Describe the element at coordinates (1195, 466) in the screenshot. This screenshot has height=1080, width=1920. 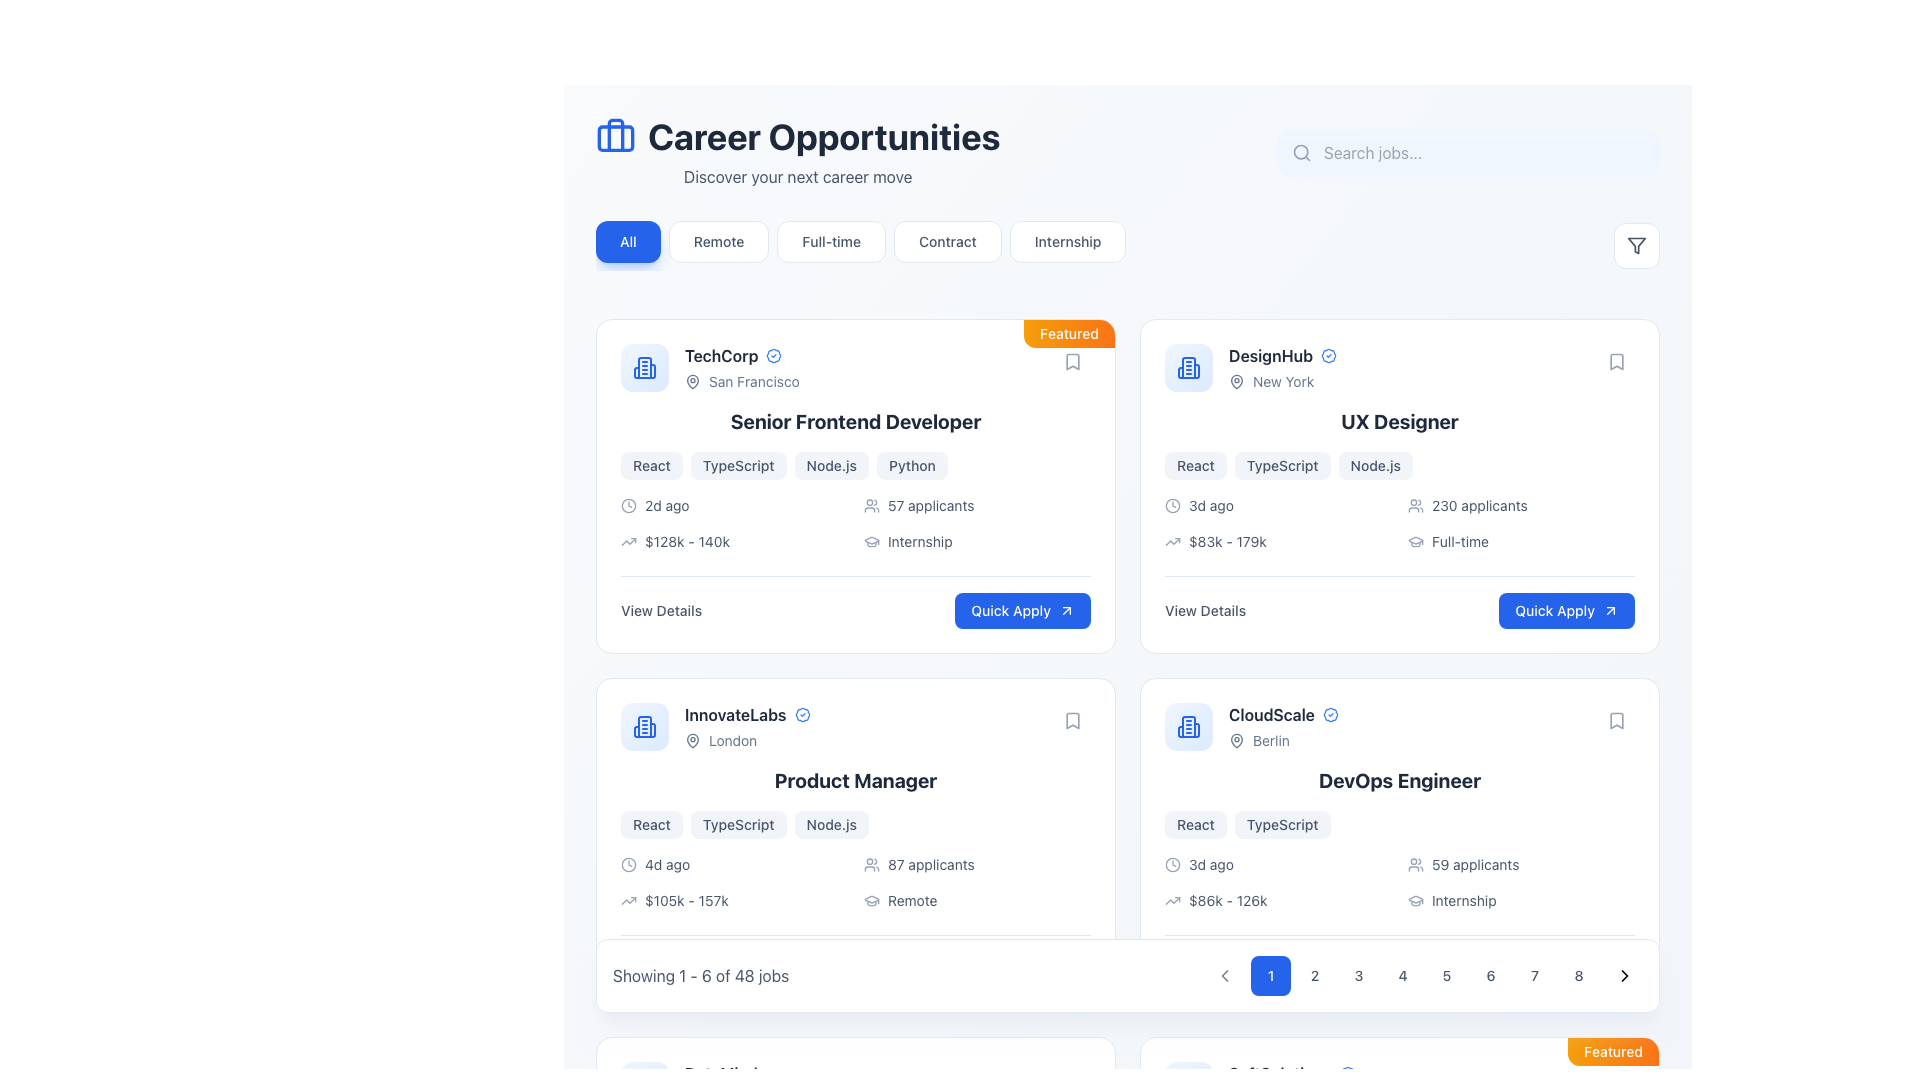
I see `the 'React' label, which is the first tag in the job posting section labeled 'DesignHub - UX Designer'` at that location.